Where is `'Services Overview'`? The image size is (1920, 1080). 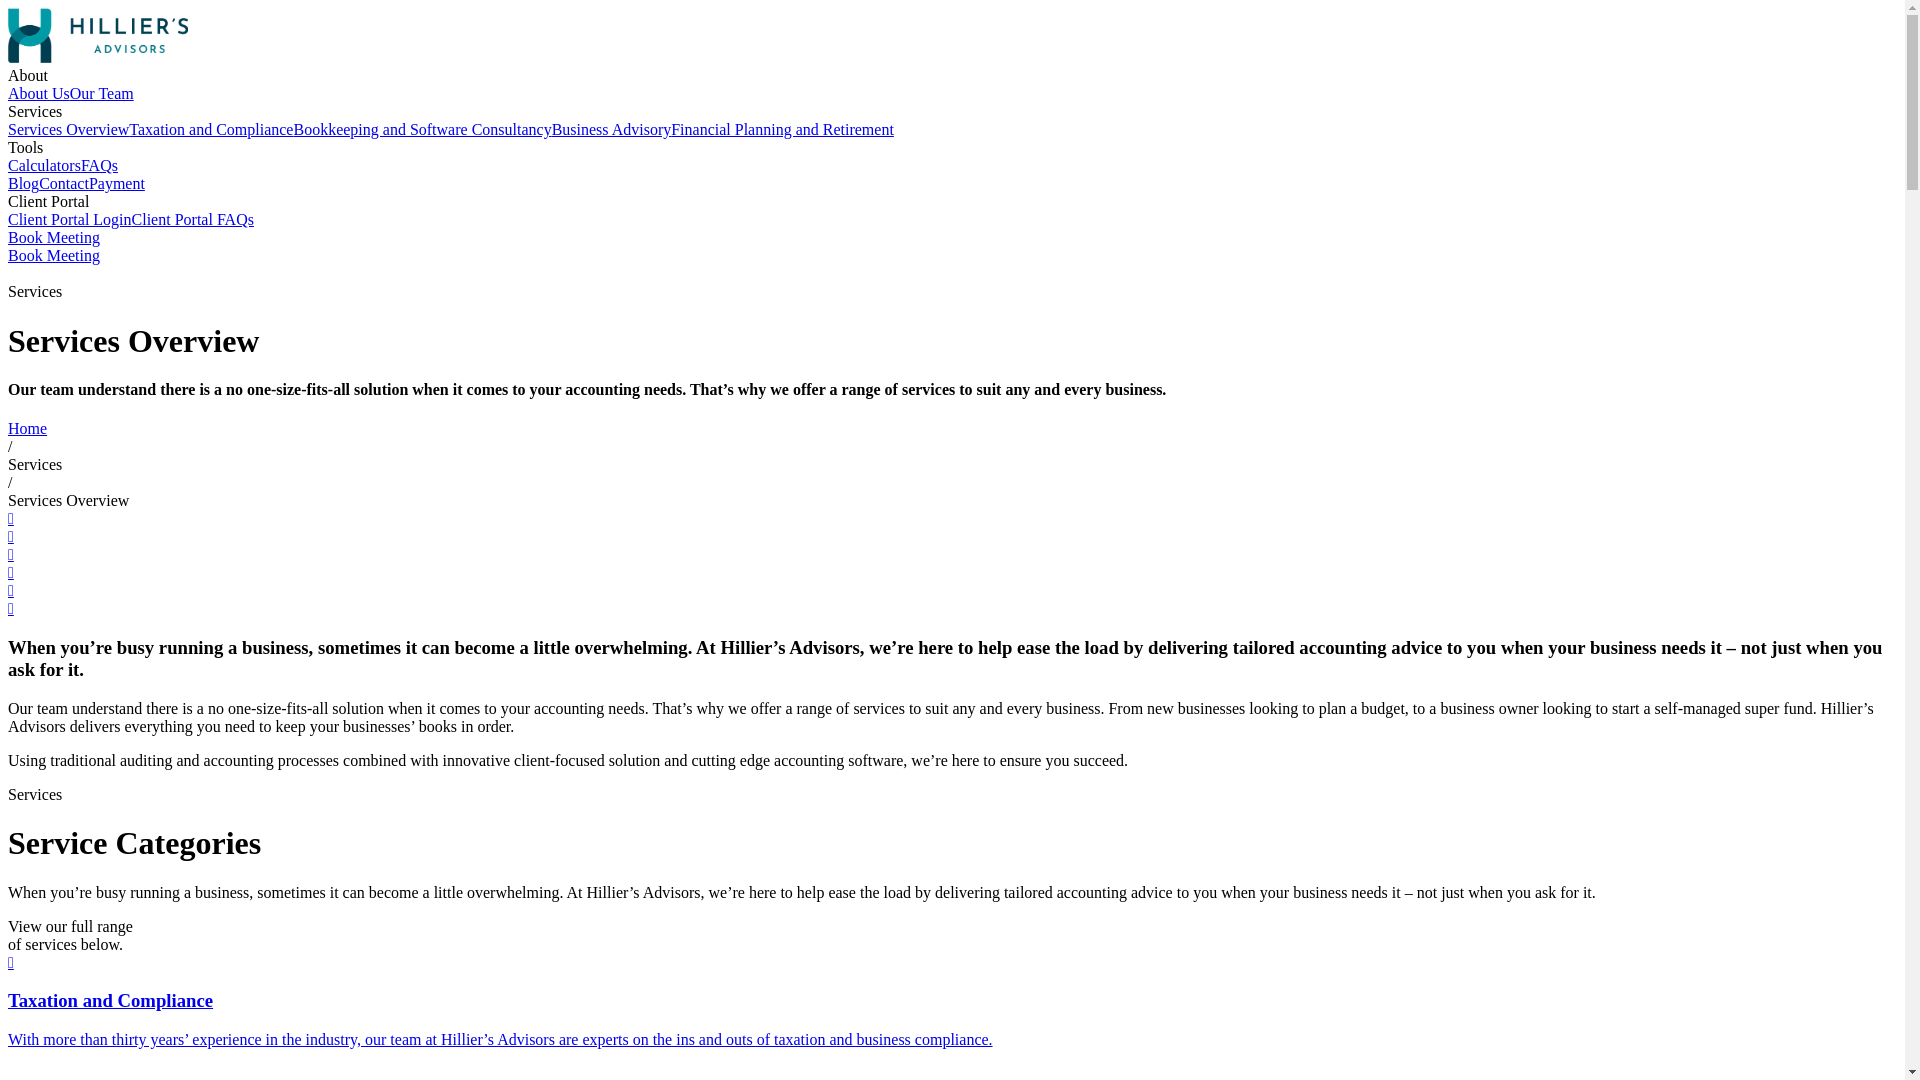 'Services Overview' is located at coordinates (68, 129).